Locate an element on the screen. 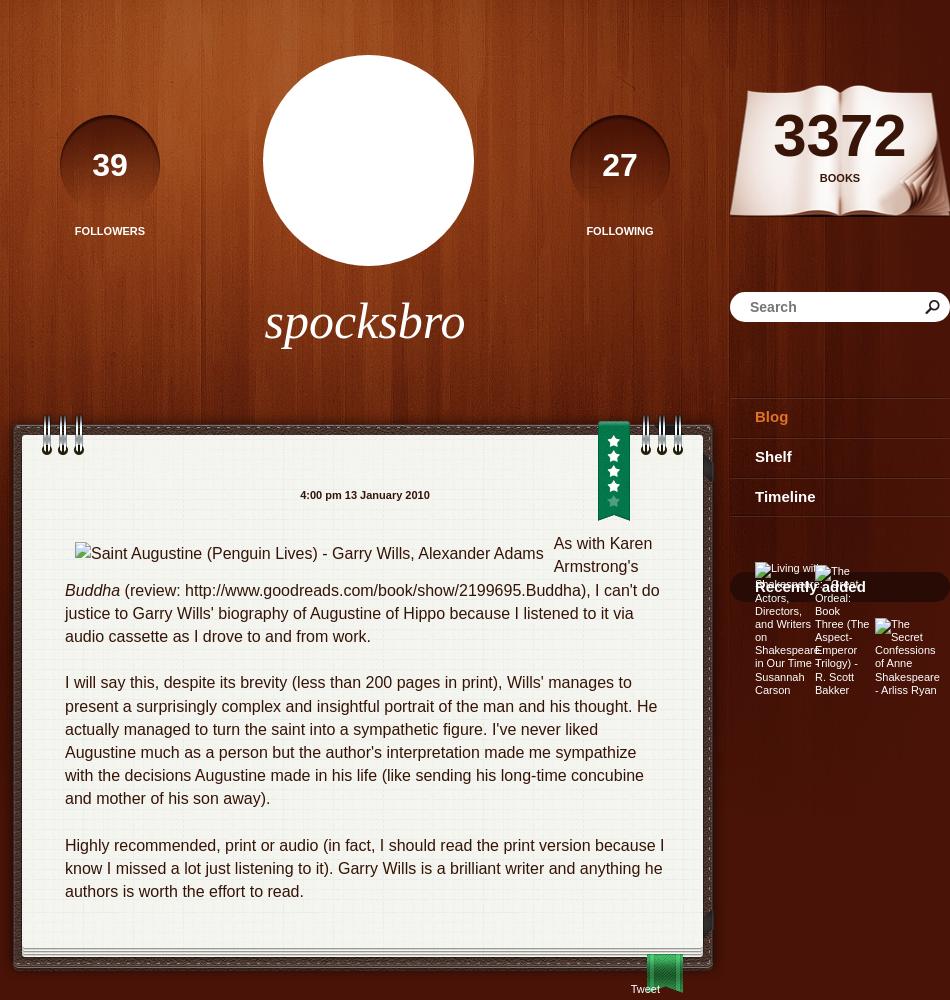 Image resolution: width=950 pixels, height=1000 pixels. '39' is located at coordinates (109, 165).